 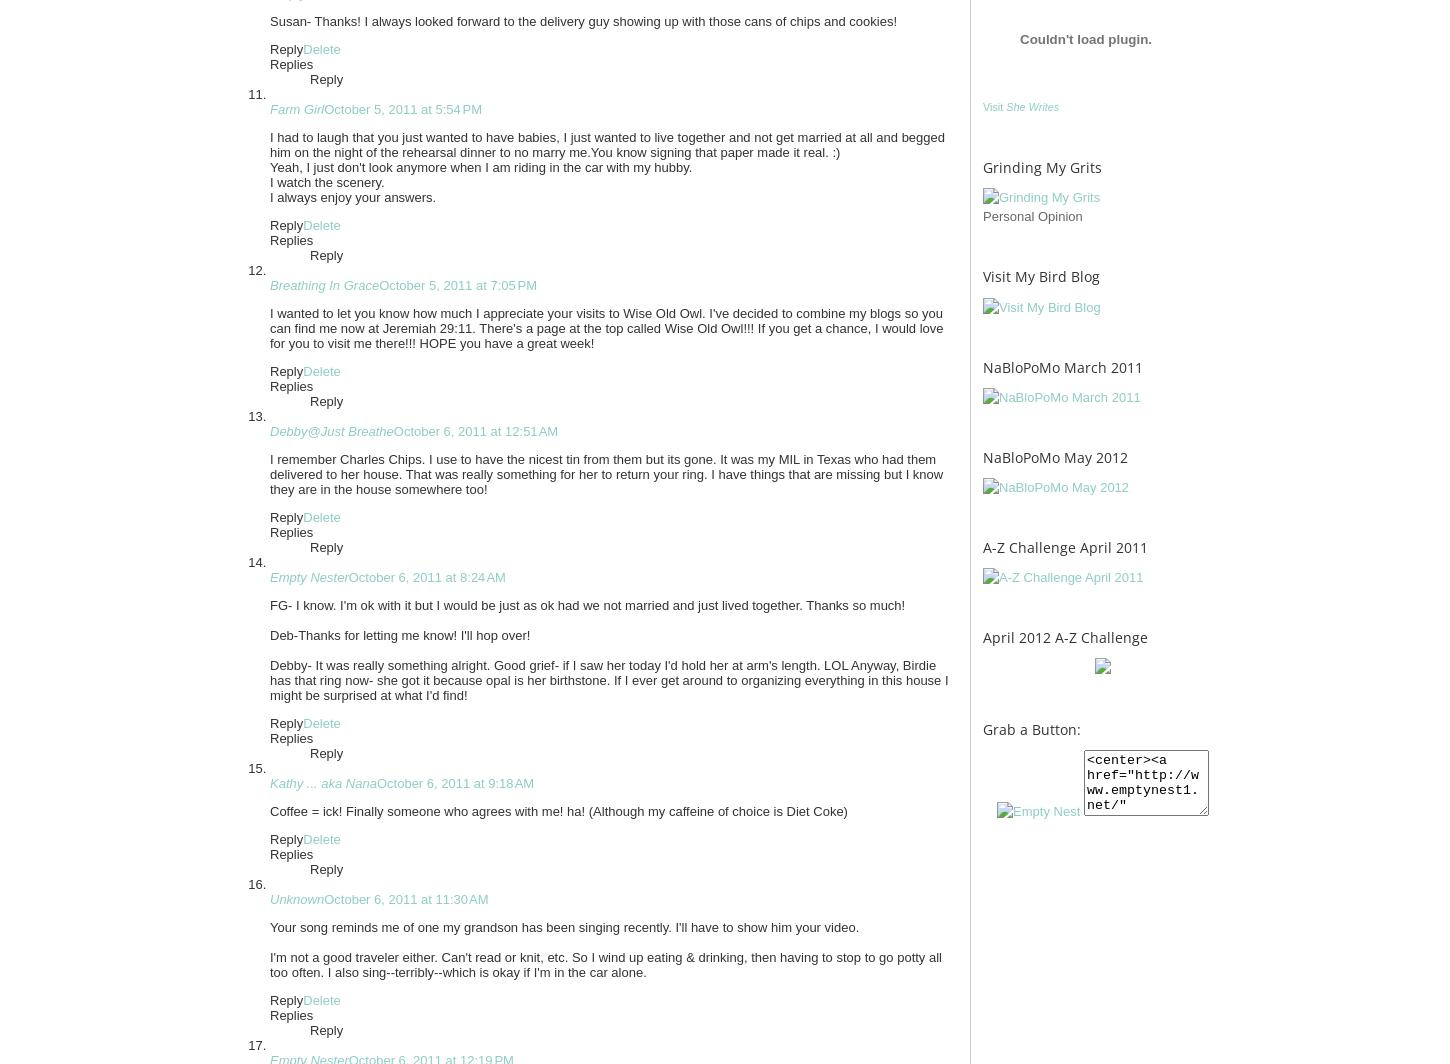 I want to click on 'October 5, 2011 at 5:54 PM', so click(x=401, y=109).